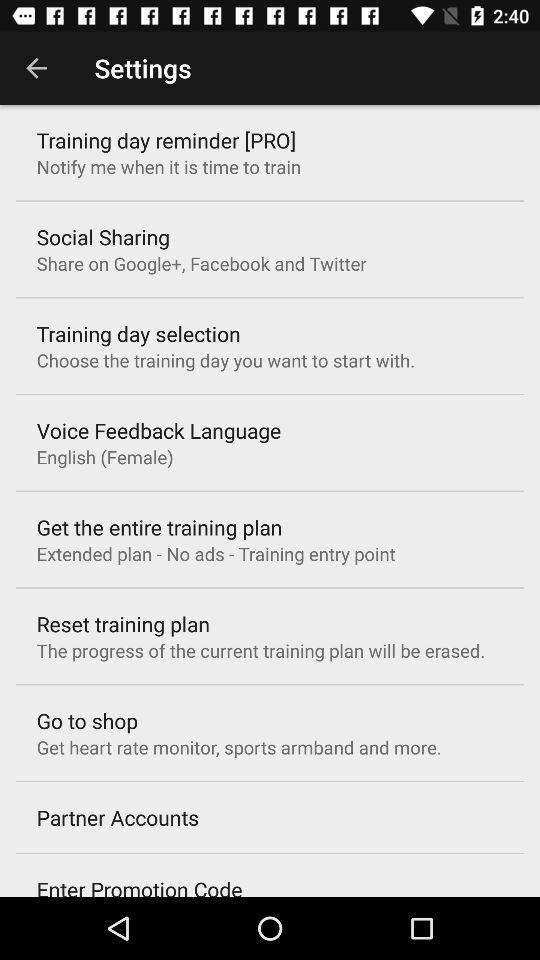 The image size is (540, 960). I want to click on icon below the notify me when, so click(103, 237).